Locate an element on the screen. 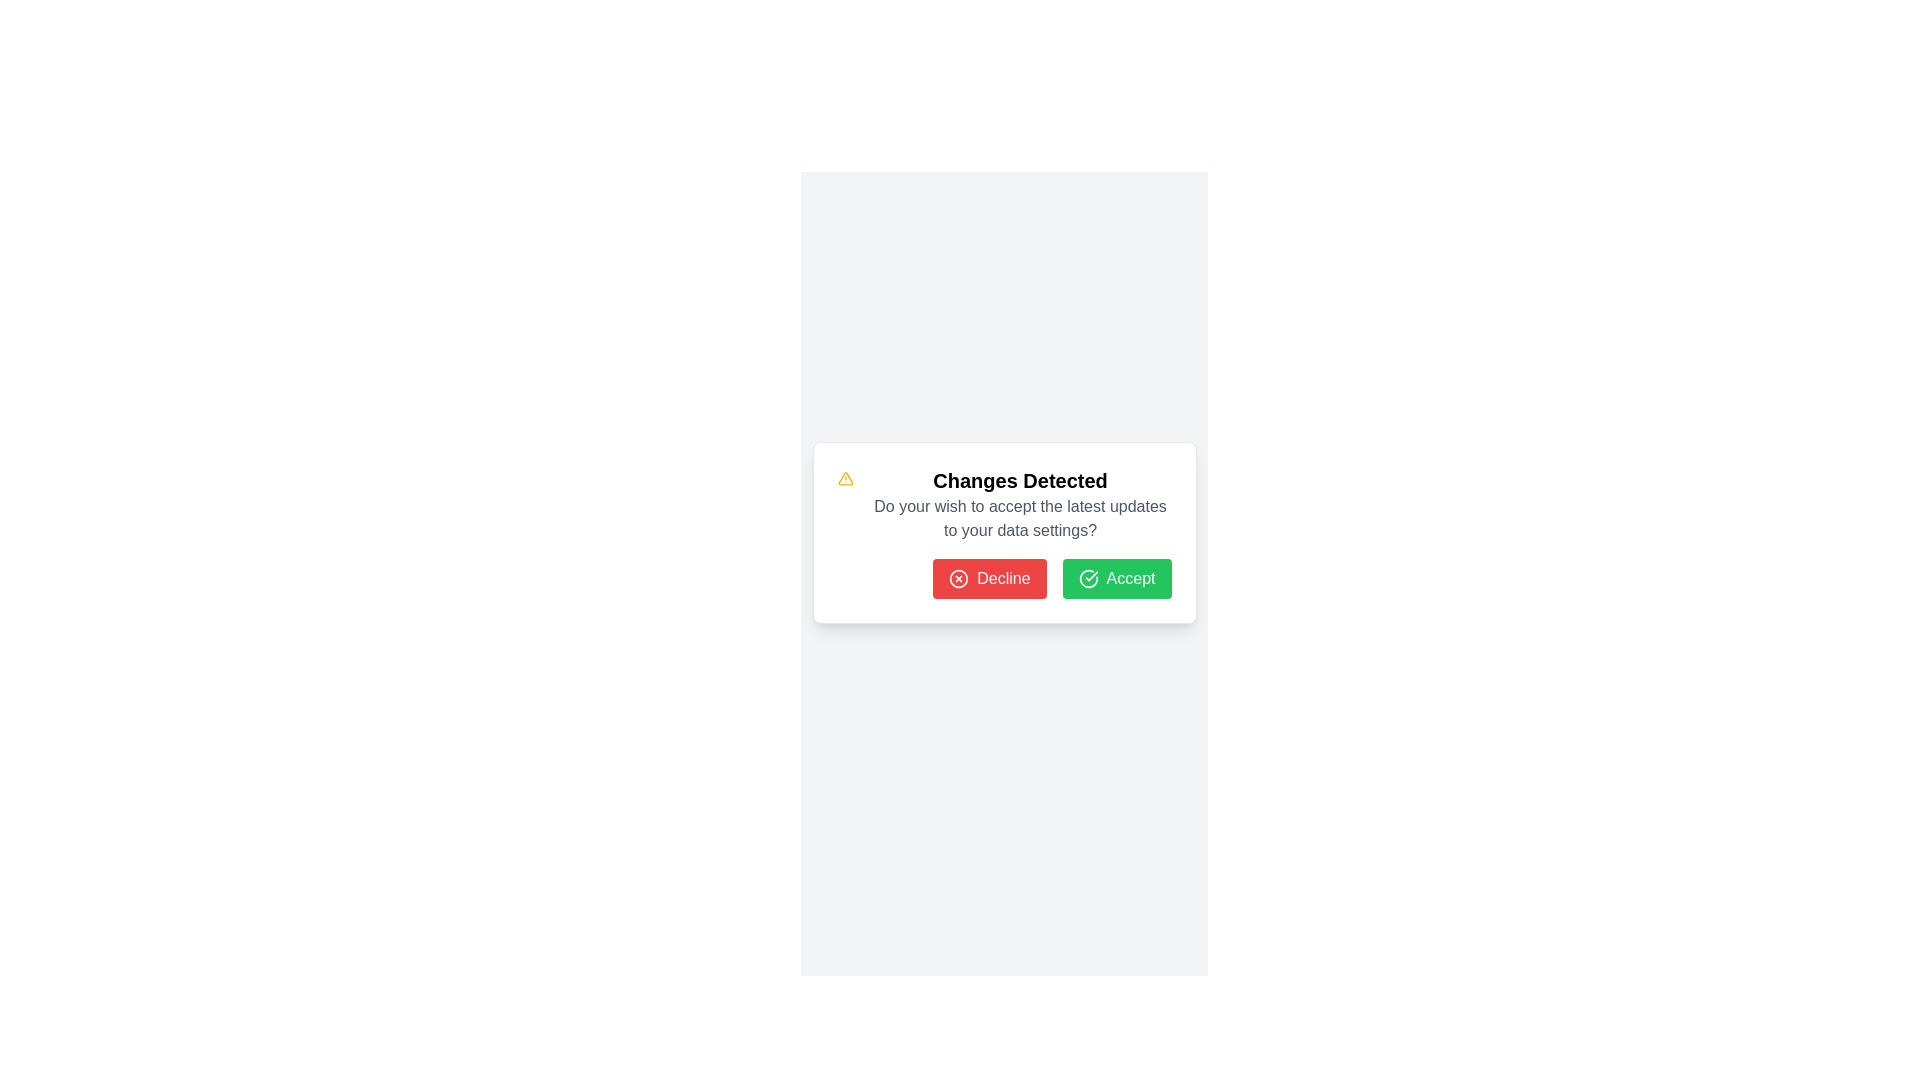  the circular check mark icon inside the green 'Accept' button, located towards the bottom-right corner of the modal dialog, to indirectly trigger the button's action is located at coordinates (1087, 578).